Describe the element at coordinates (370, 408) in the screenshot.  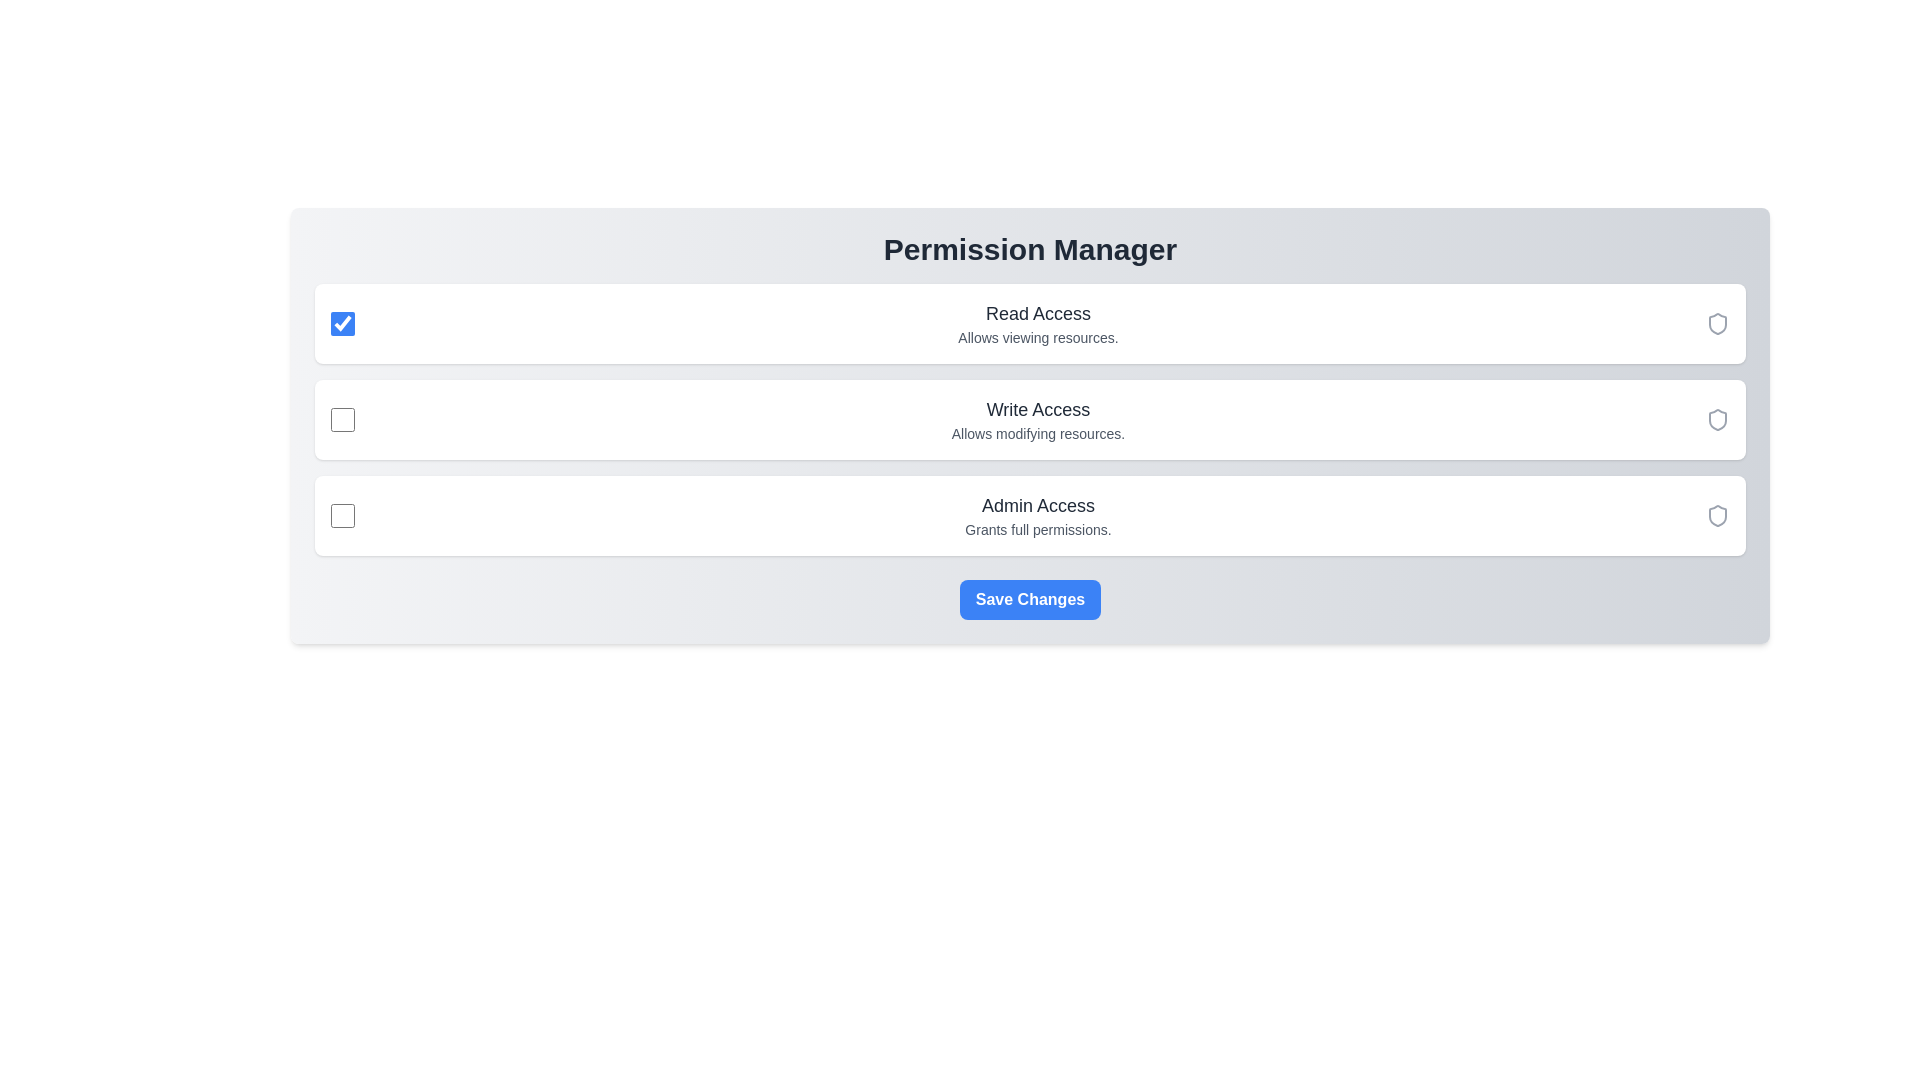
I see `the permission description for Write Access` at that location.